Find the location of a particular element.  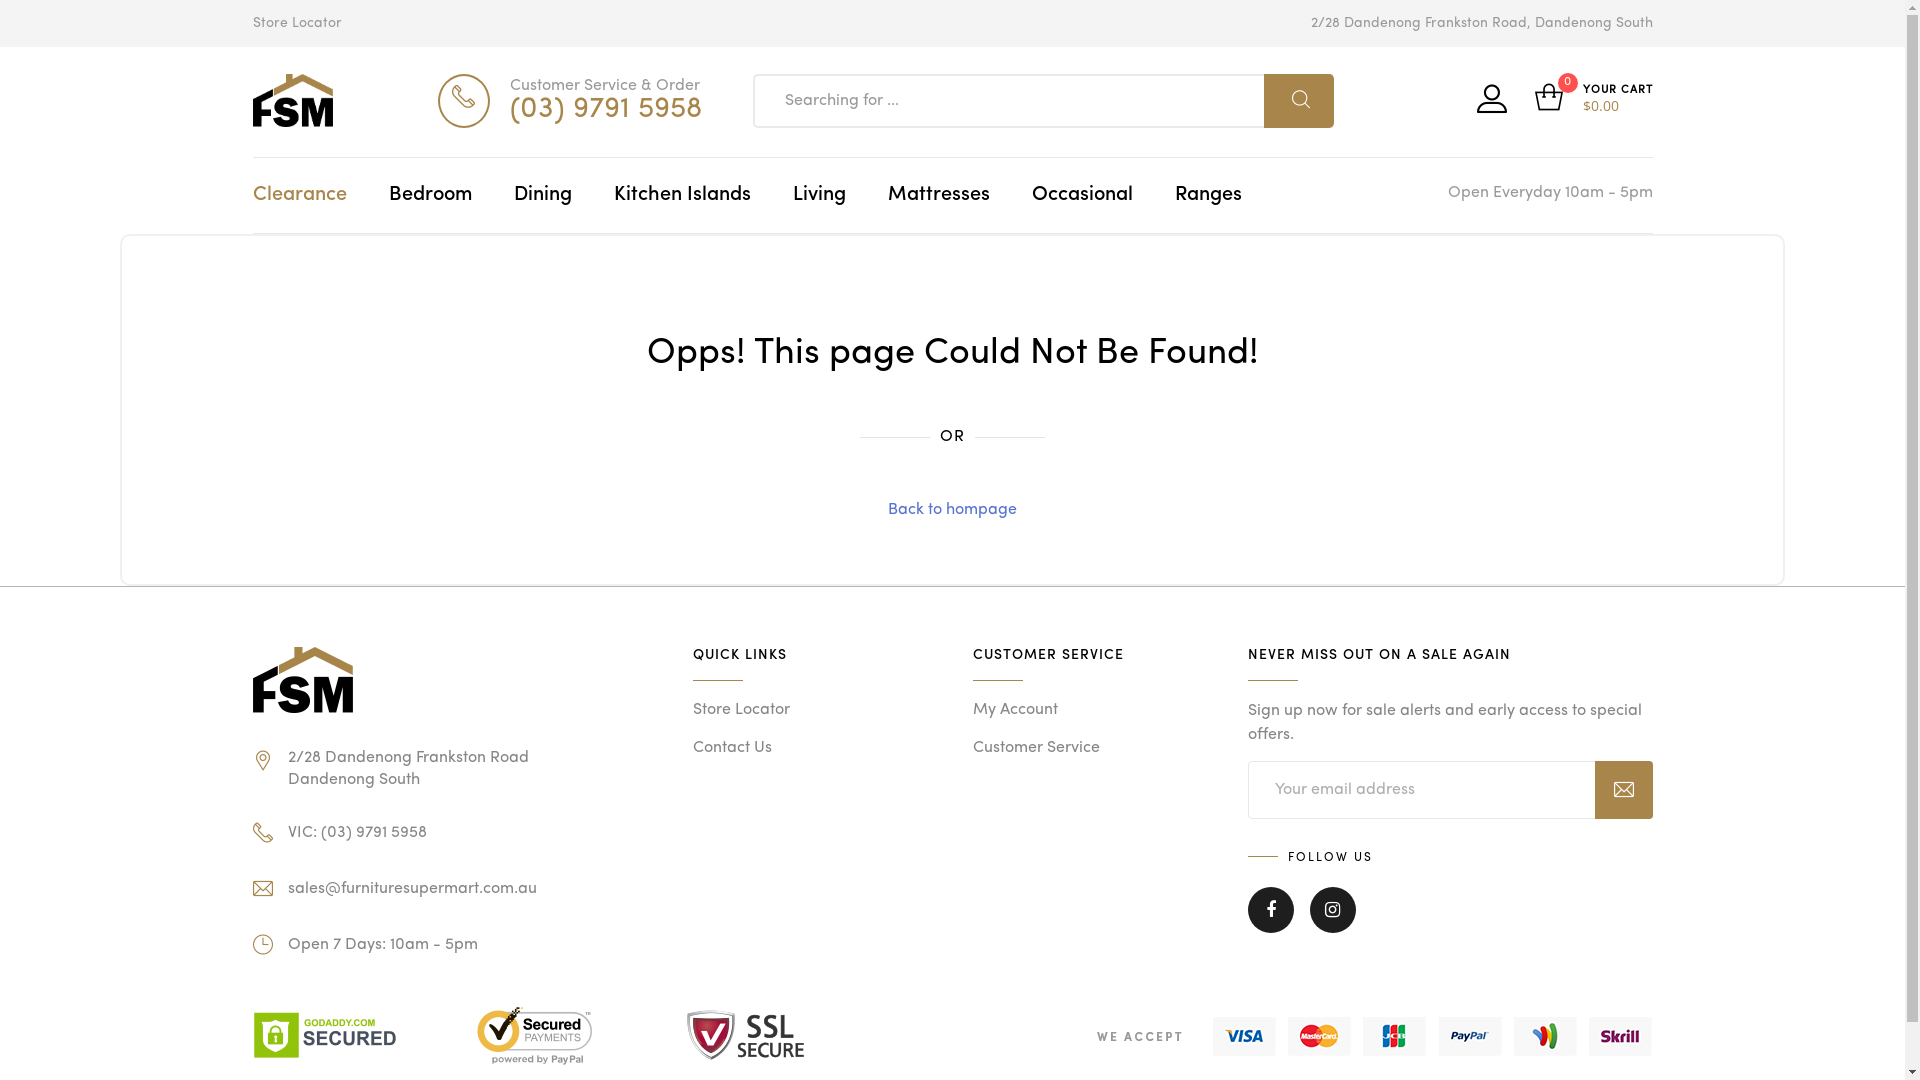

'Ranges' is located at coordinates (1206, 195).